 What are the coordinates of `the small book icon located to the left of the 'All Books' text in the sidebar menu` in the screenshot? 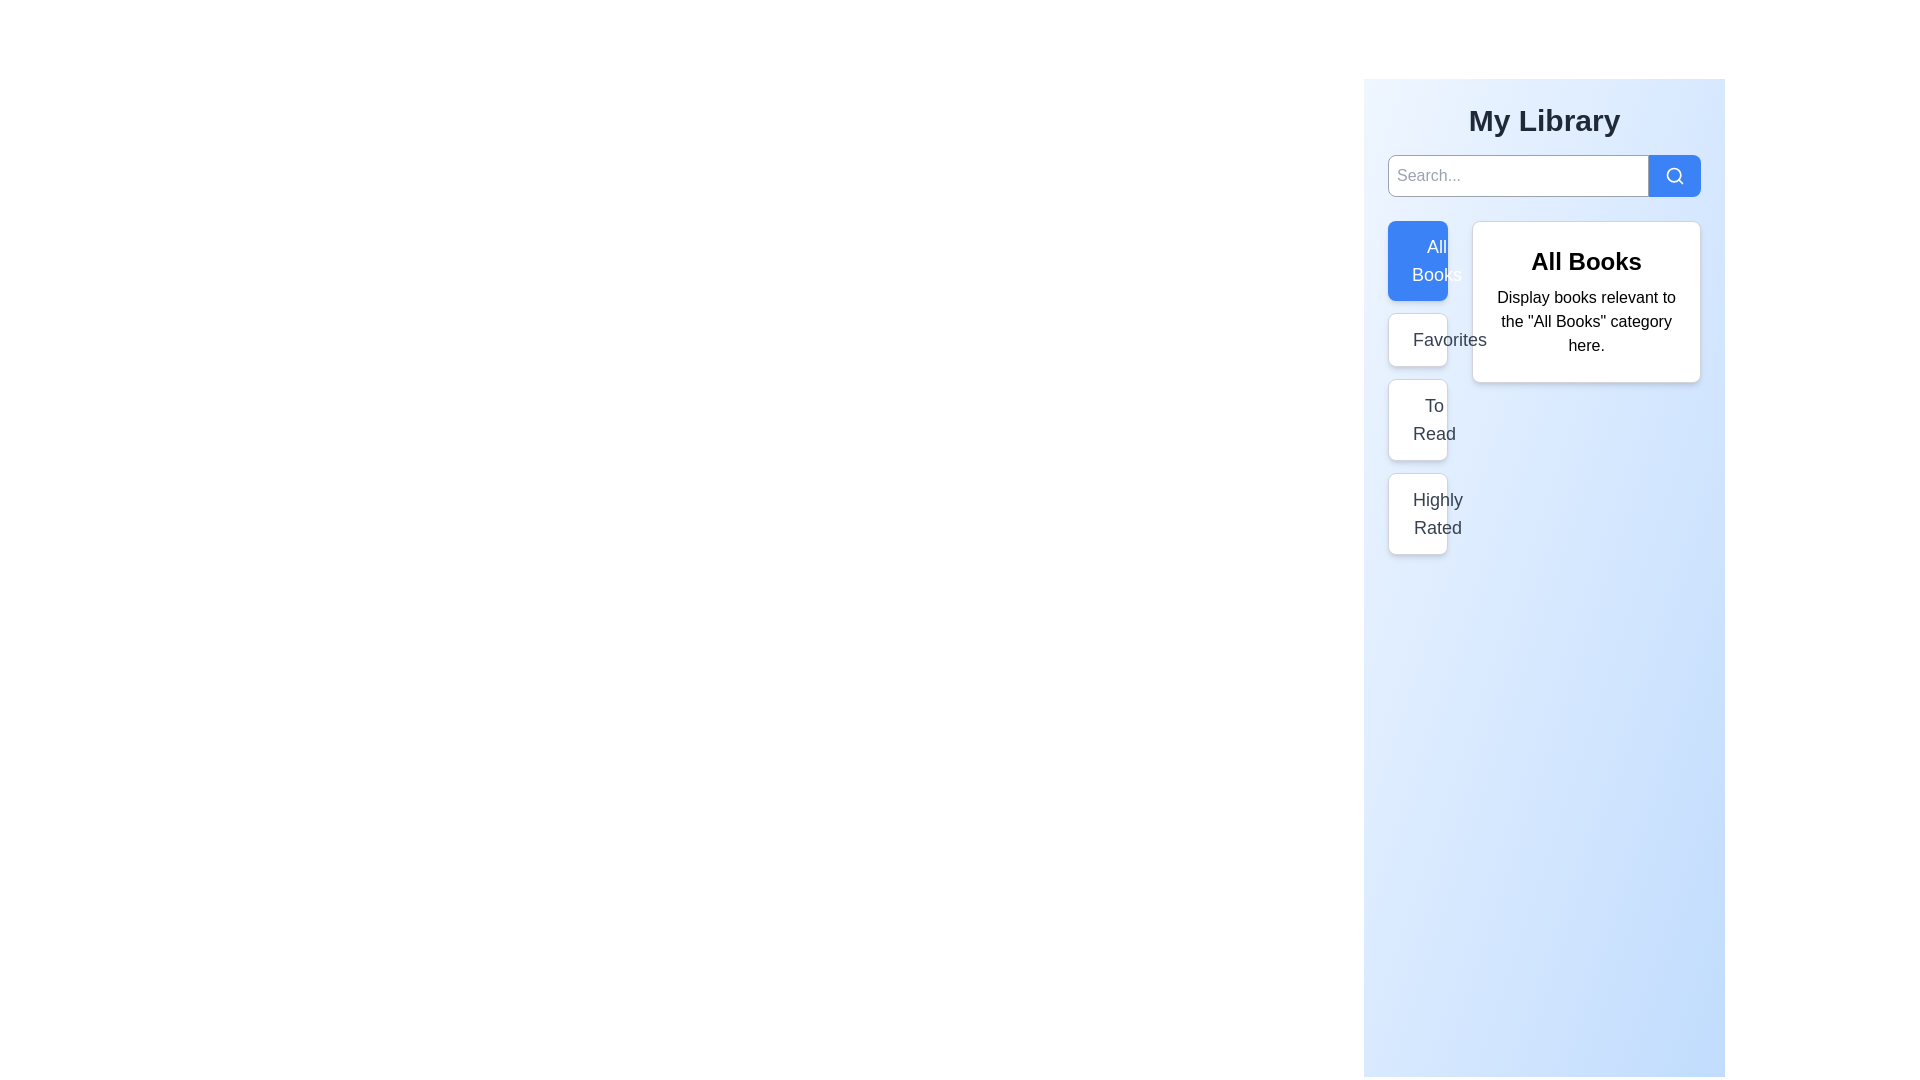 It's located at (1415, 260).